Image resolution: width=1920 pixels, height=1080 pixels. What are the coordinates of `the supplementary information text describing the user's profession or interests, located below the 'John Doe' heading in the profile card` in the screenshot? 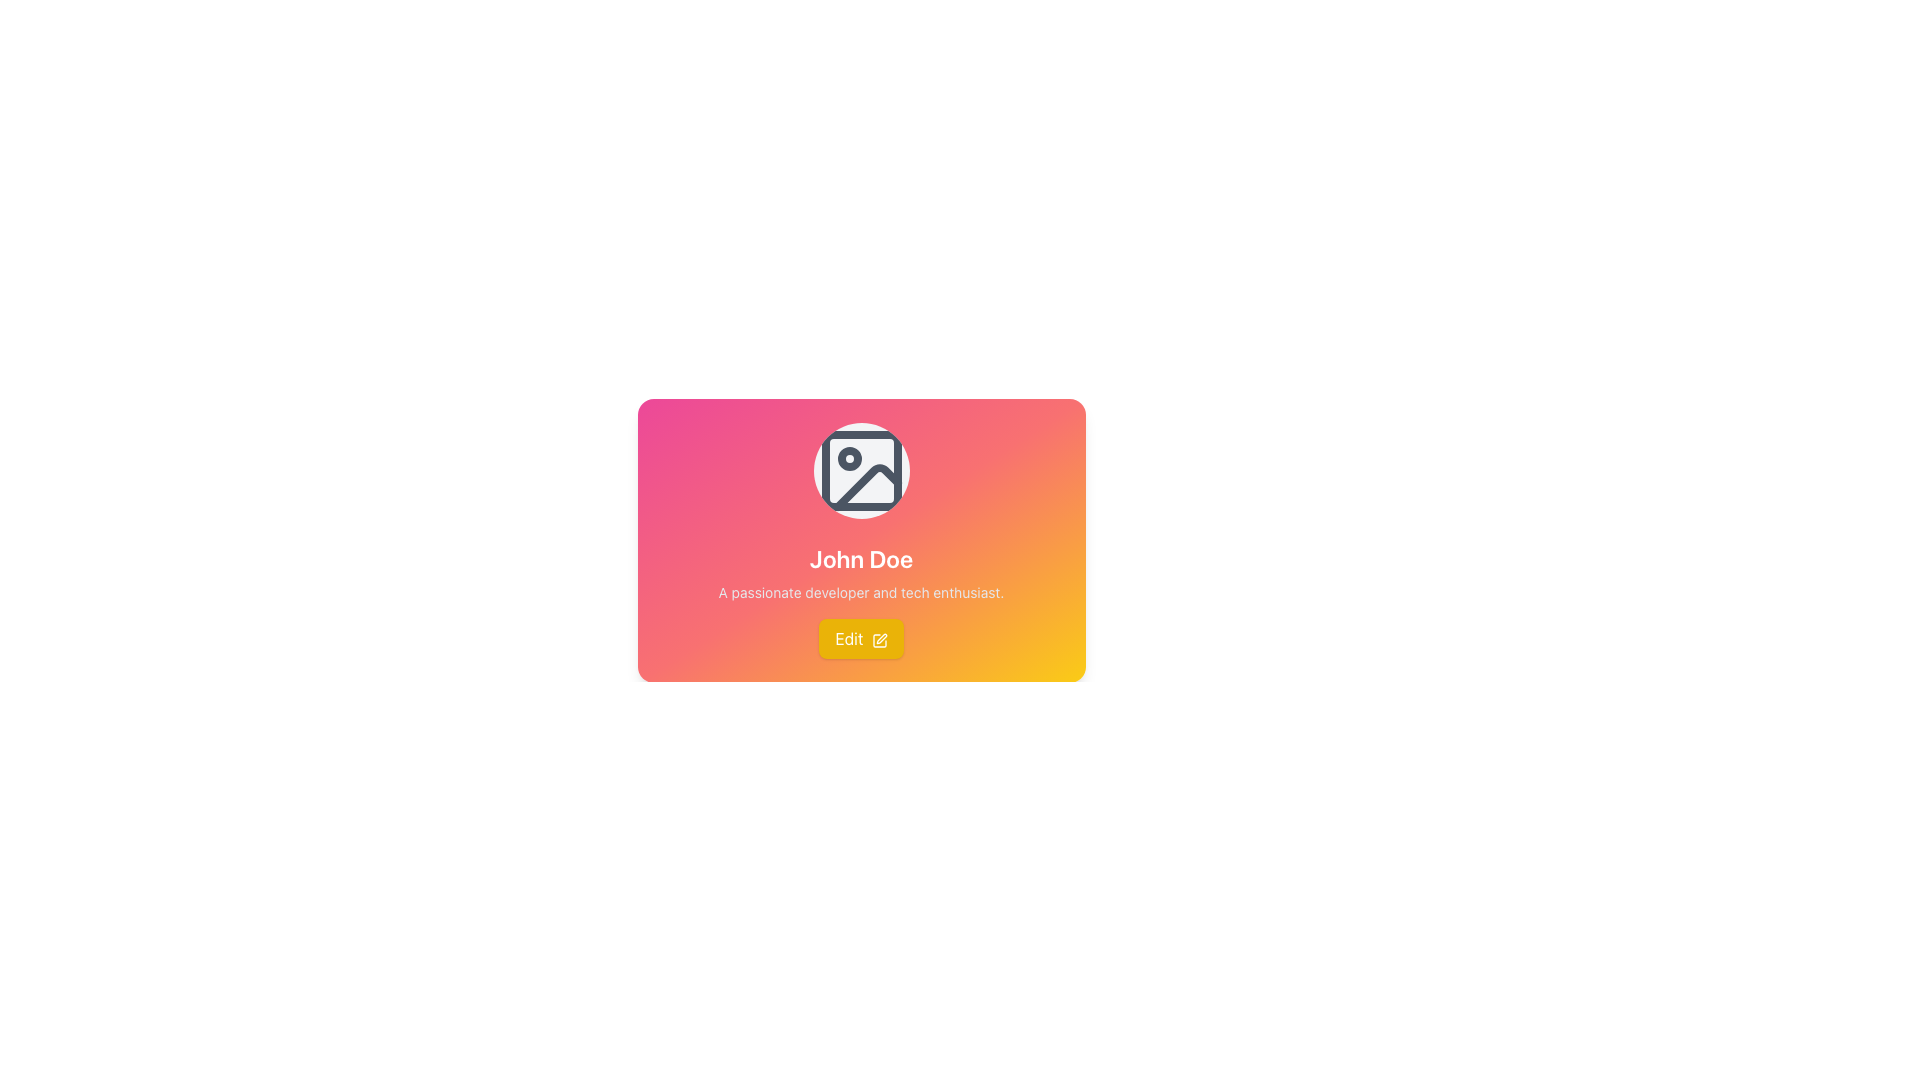 It's located at (861, 592).